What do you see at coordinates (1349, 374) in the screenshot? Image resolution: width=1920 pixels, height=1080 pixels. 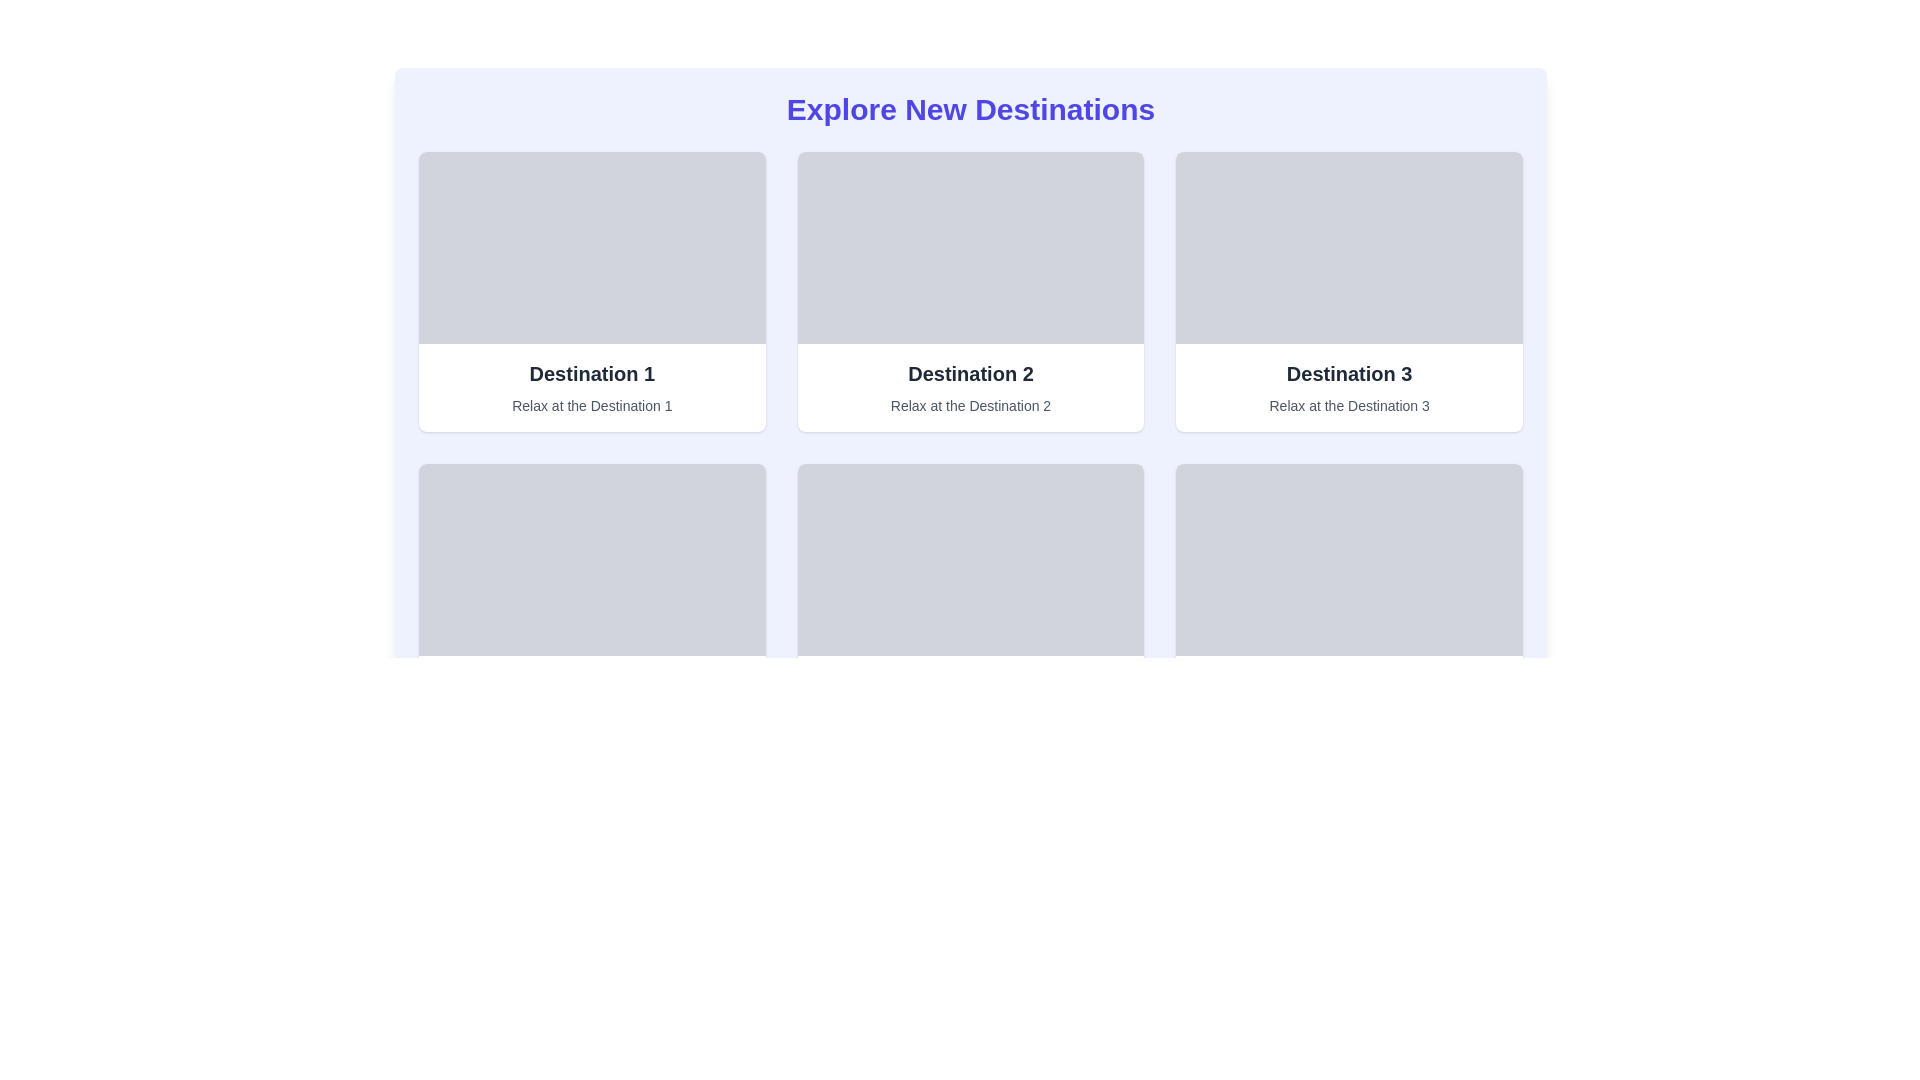 I see `text label 'Destination 3' which is prominently displayed in the header of the third card in the top row of a grid layout` at bounding box center [1349, 374].